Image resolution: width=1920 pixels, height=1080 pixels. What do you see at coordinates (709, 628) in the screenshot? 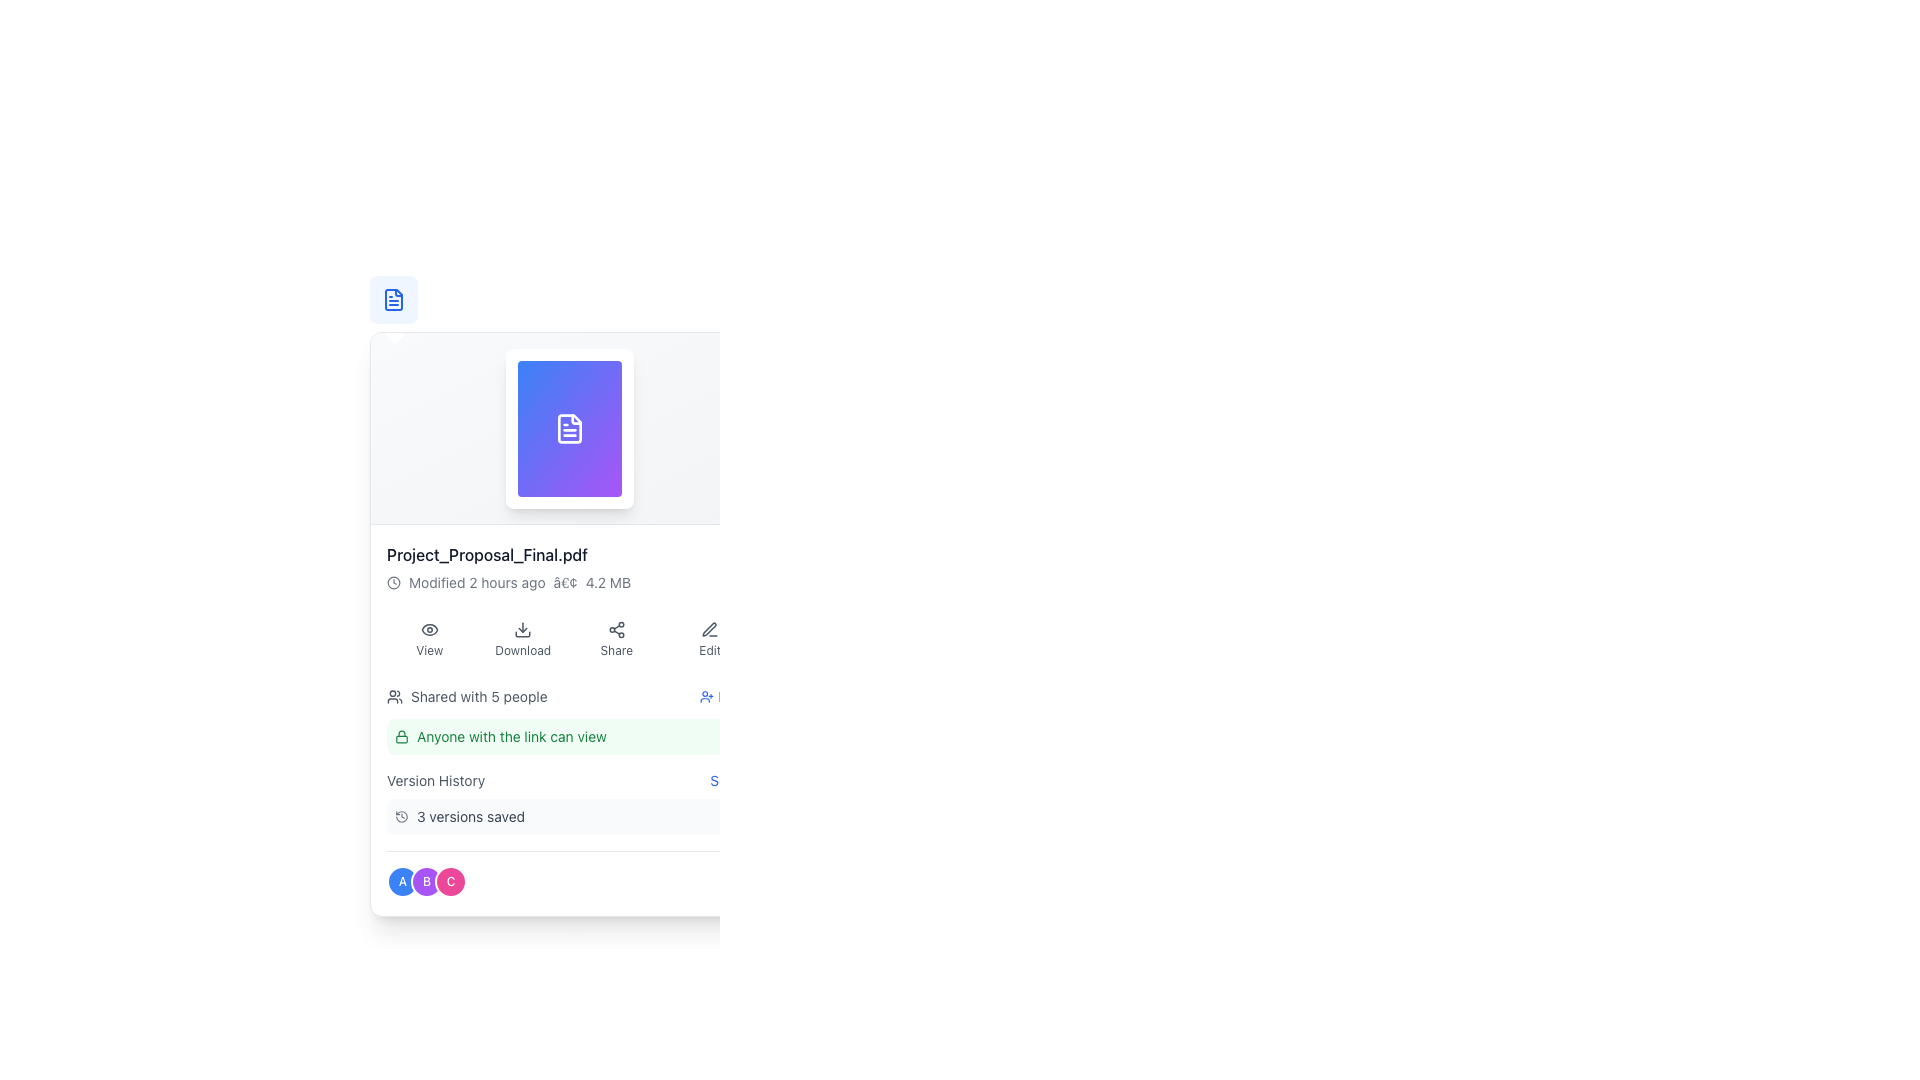
I see `the curved line element of the pencil-shaped edit icon located in the top-right corner of the toolbar interface for visual feedback` at bounding box center [709, 628].